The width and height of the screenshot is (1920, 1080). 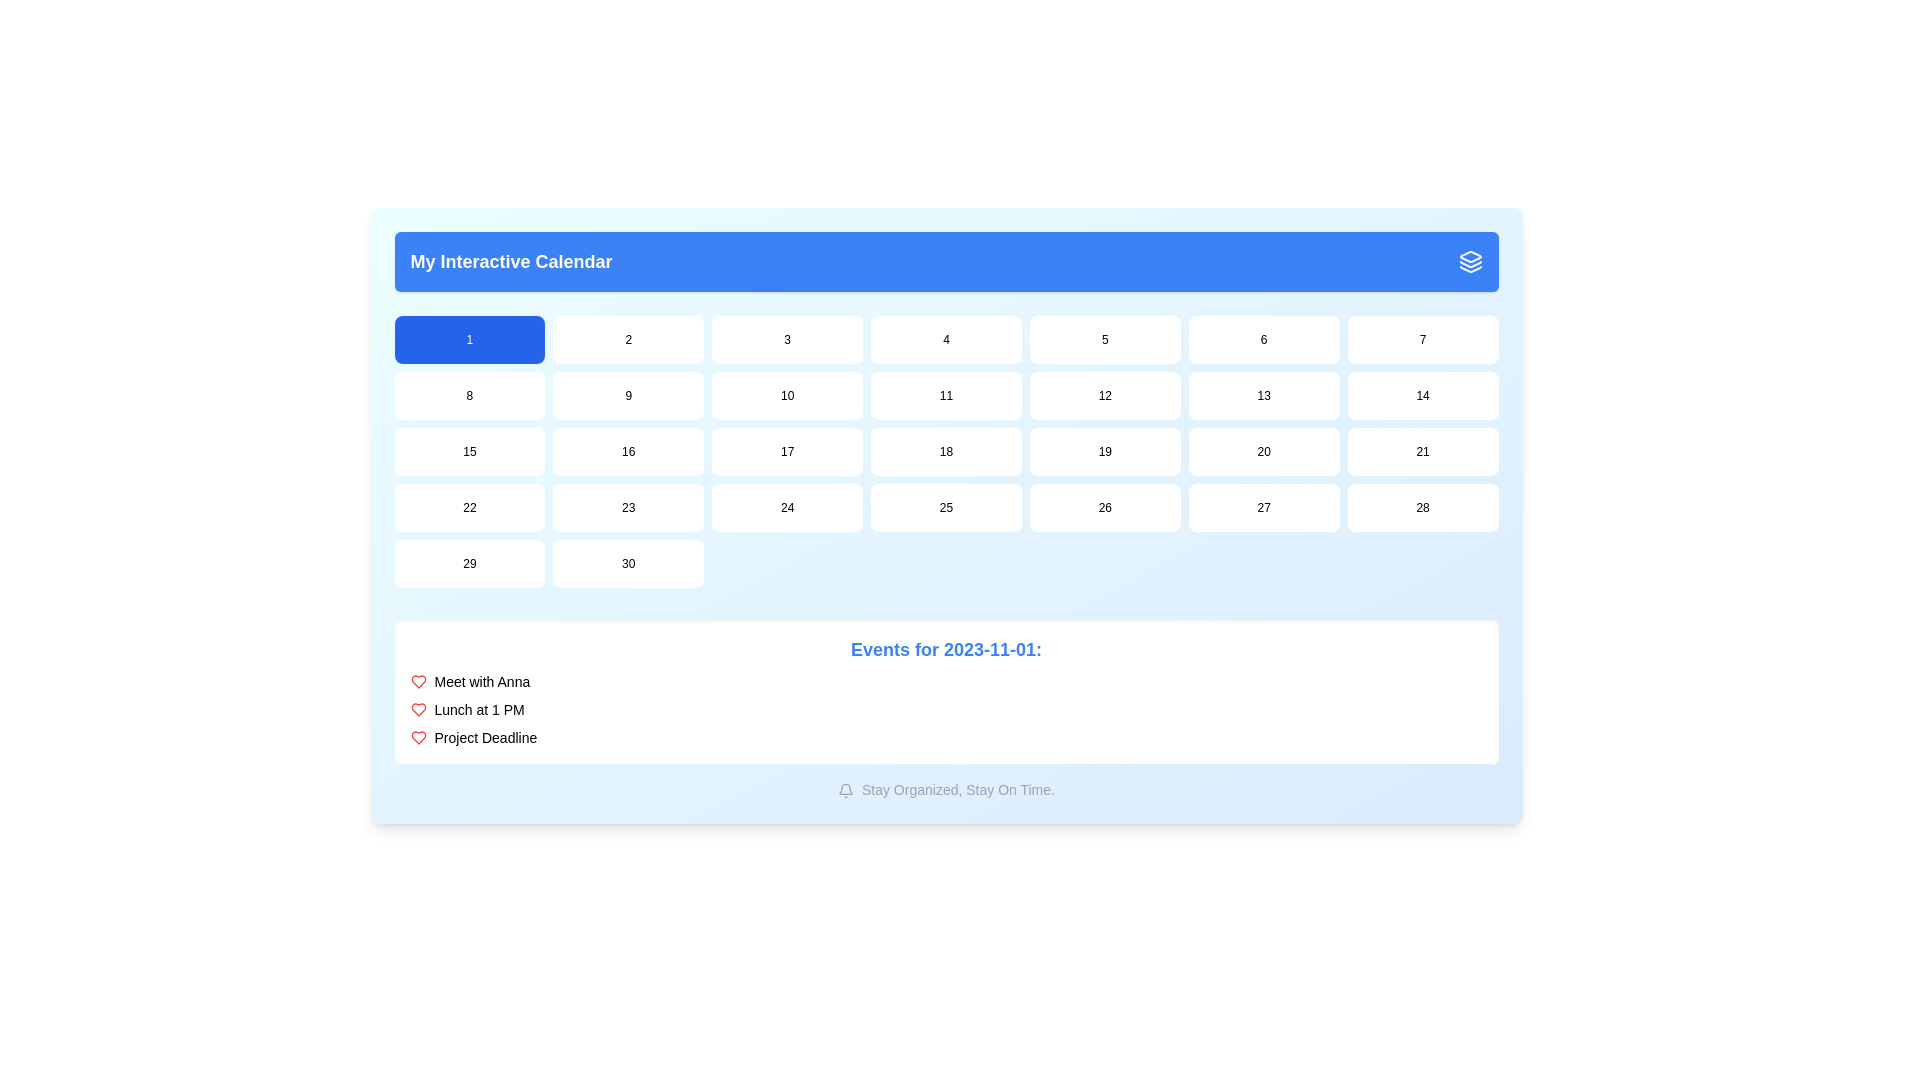 I want to click on the button labeled '29' which is the fifth button in the last row of a 7-column grid layout, located below the 'My Interactive Calendar' header, so click(x=468, y=563).